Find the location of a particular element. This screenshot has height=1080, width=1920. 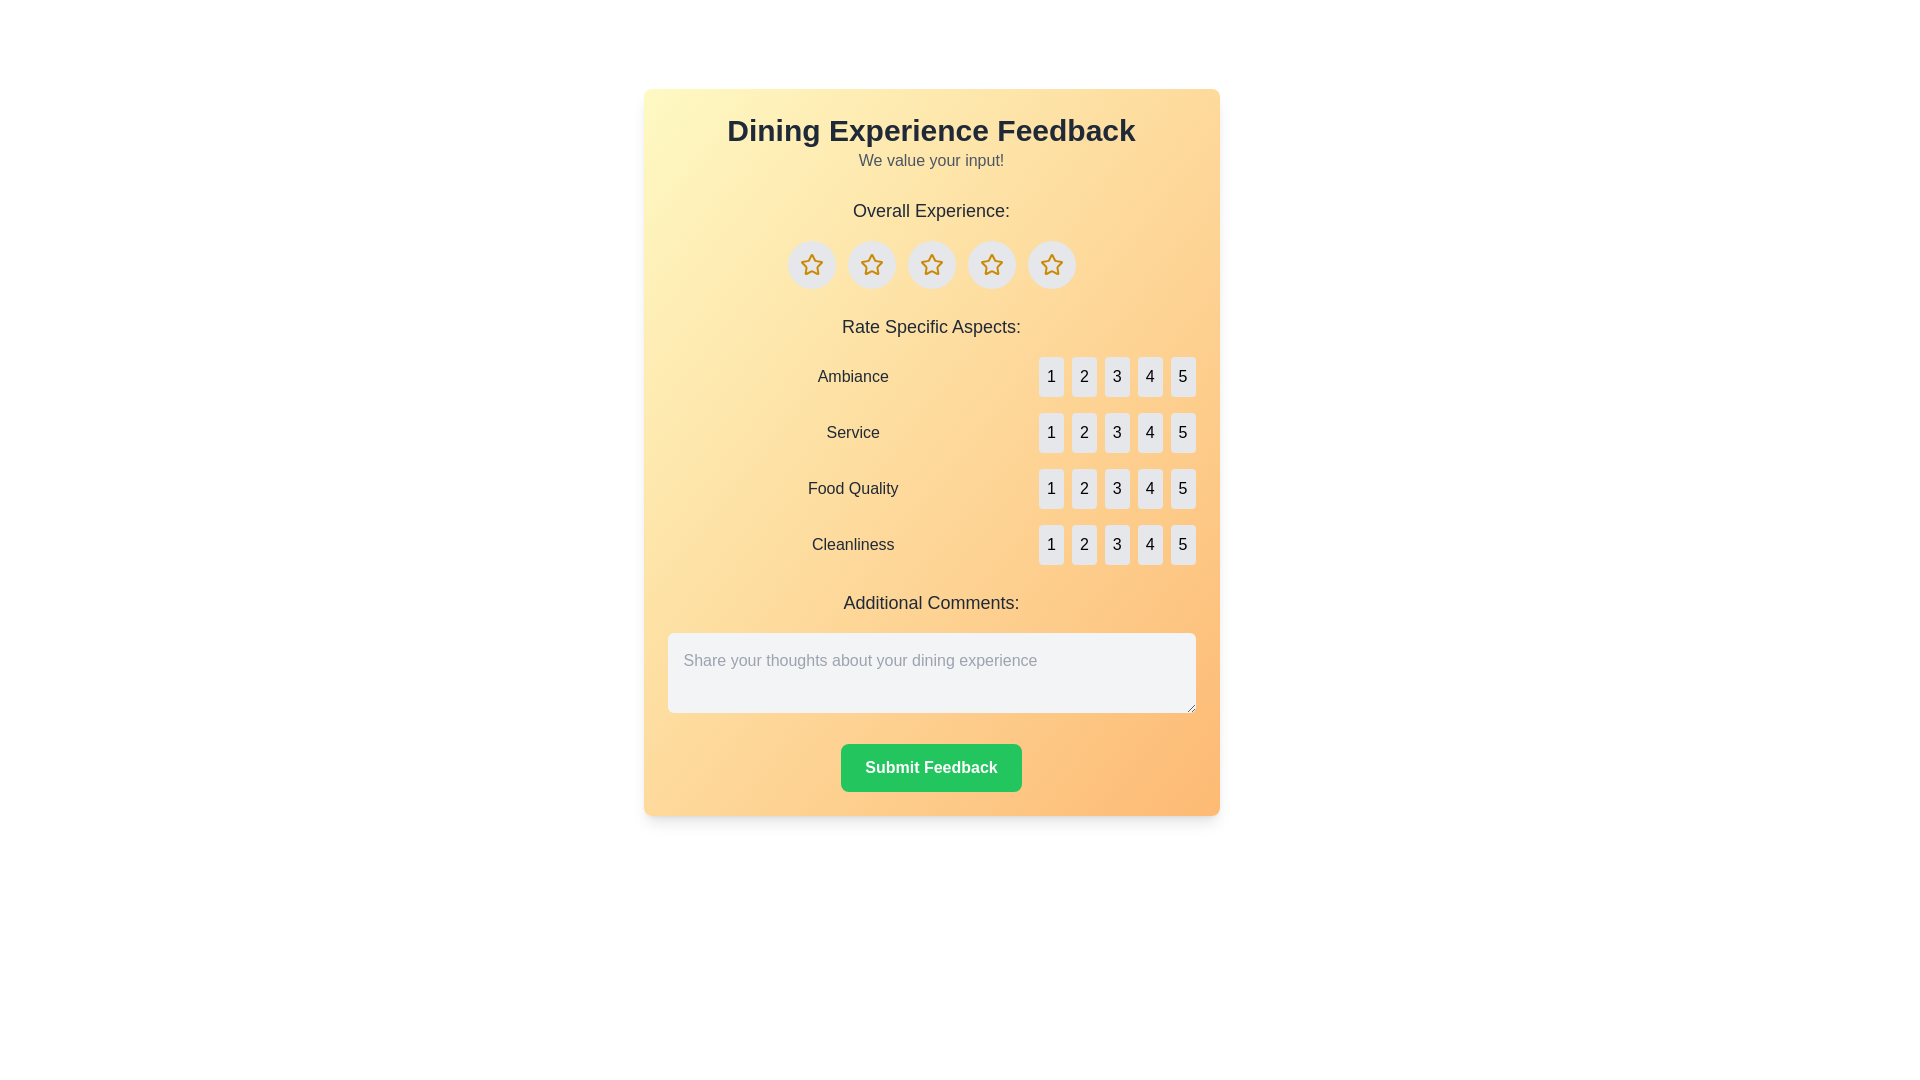

the circular button with a gray background and a yellow outline containing a star icon, which is the third button in a row of five under the 'Overall Experience' title is located at coordinates (930, 264).